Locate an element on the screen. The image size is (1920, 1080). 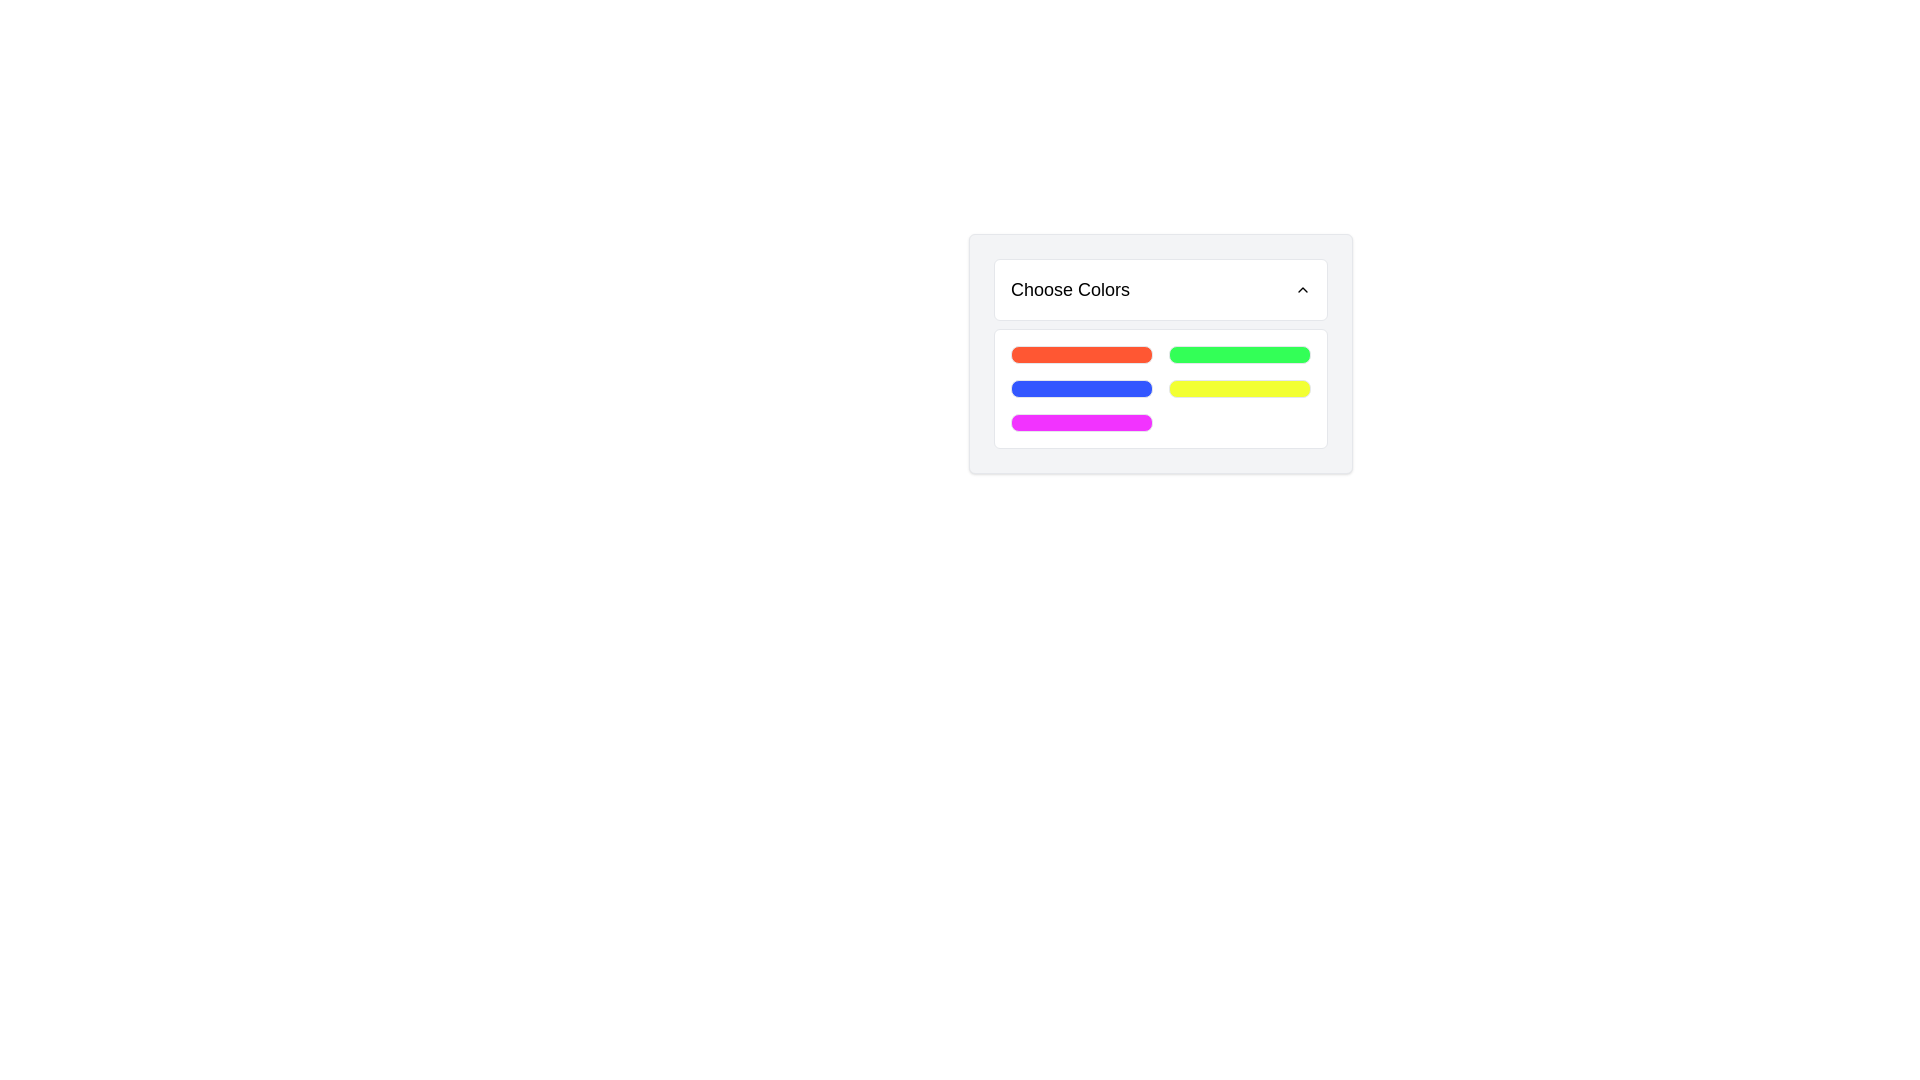
the clickable area with a bright green background, which is the second item in the first row of the grid layout is located at coordinates (1238, 353).